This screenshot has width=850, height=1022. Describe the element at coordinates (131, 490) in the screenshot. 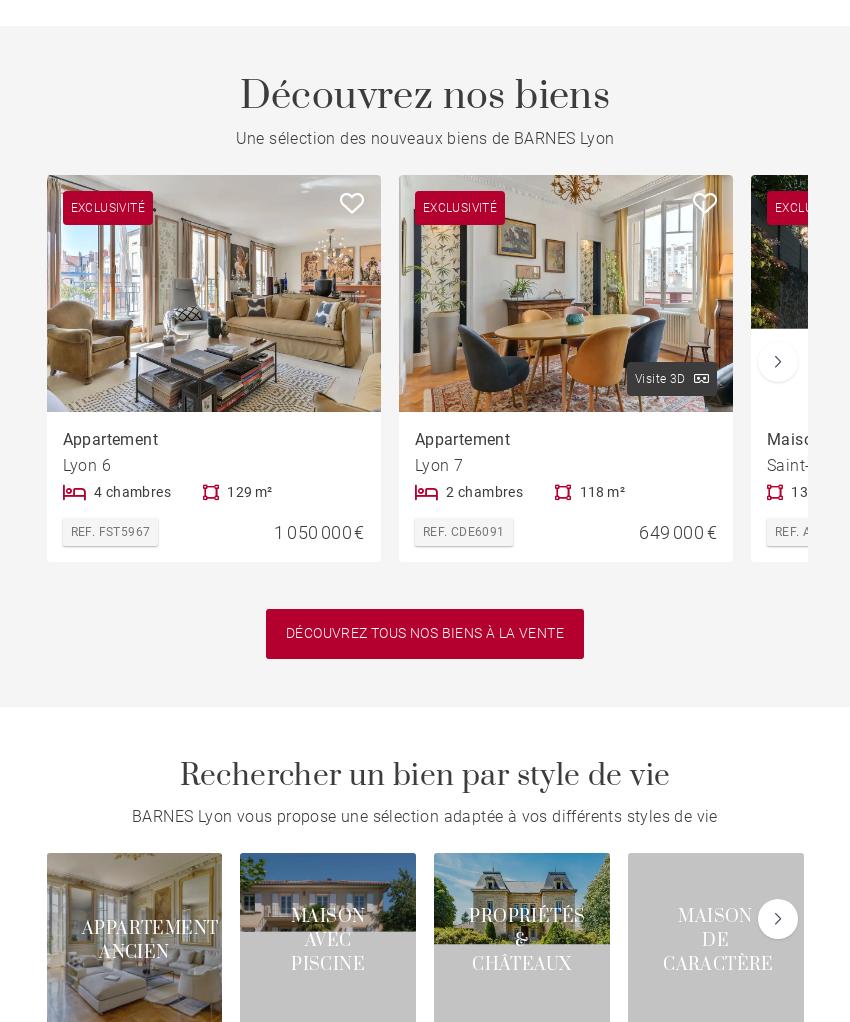

I see `'4 chambres'` at that location.